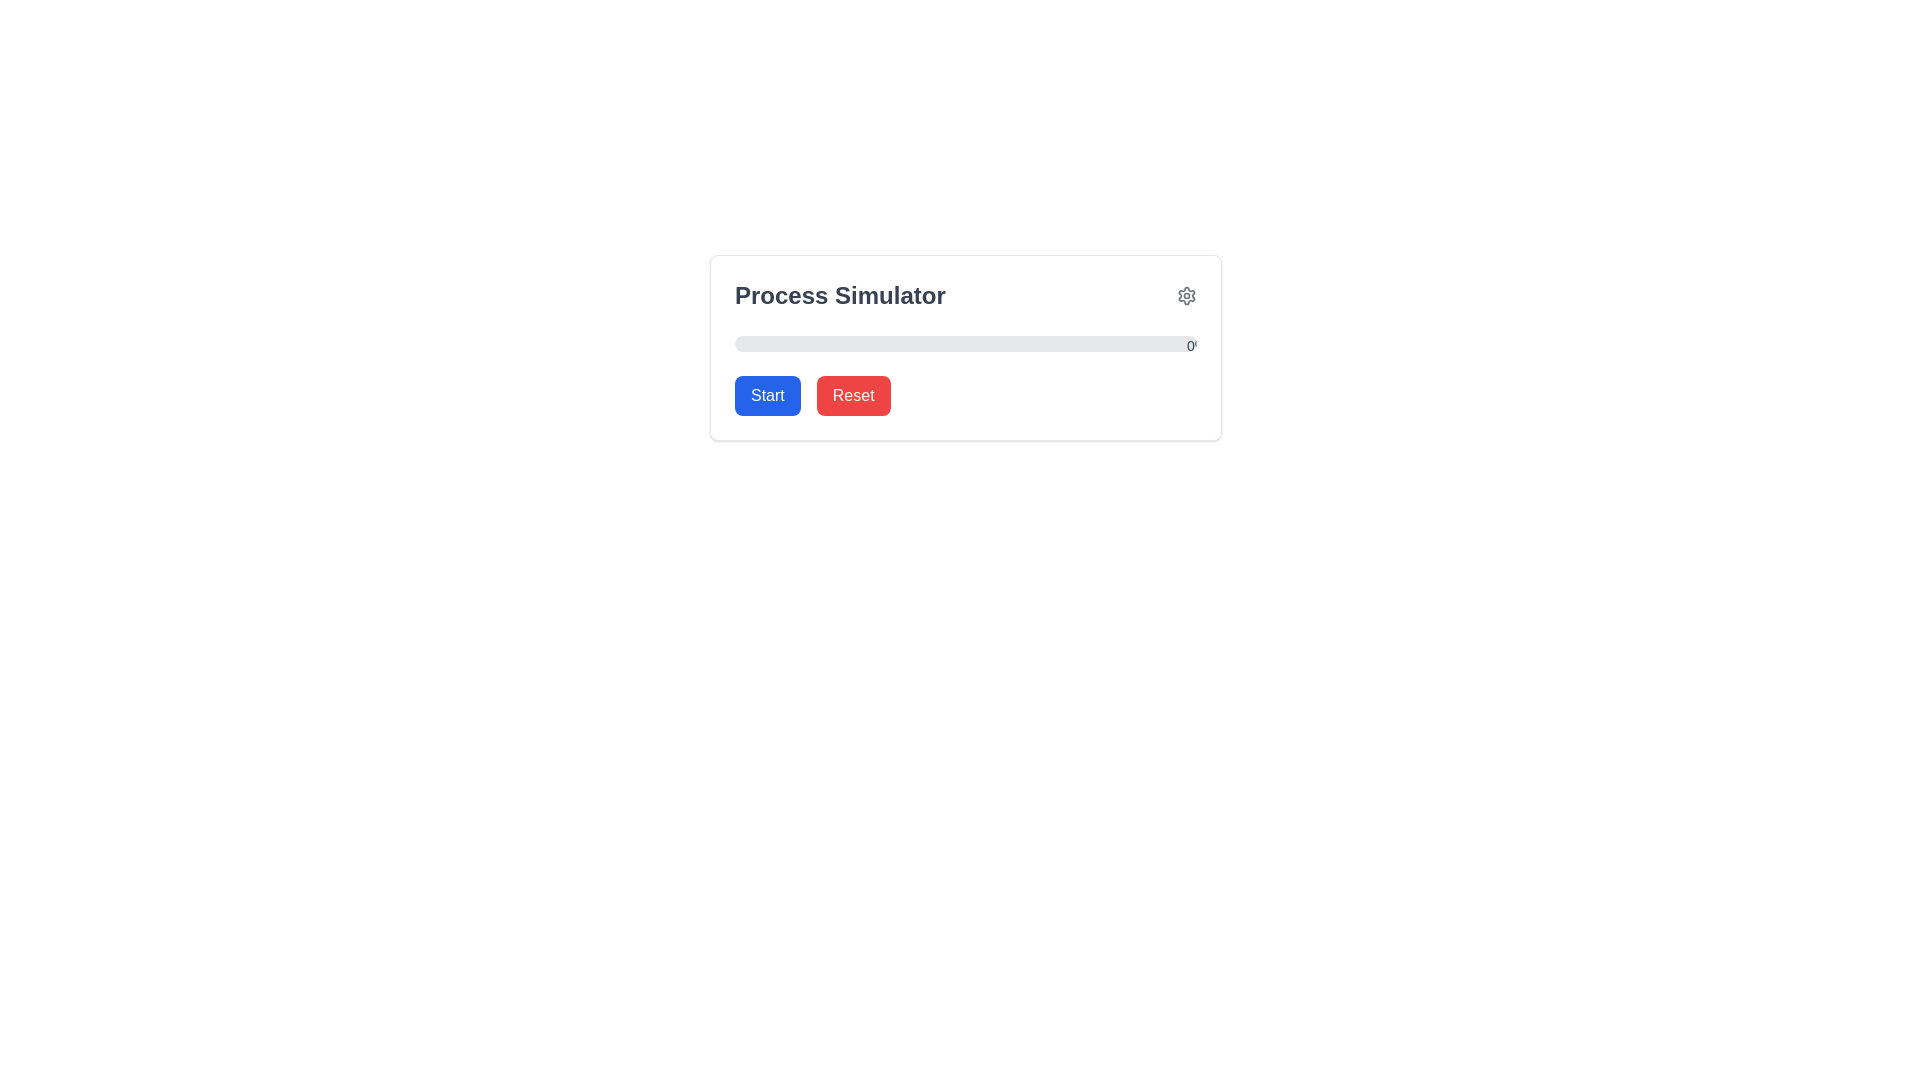 The width and height of the screenshot is (1920, 1080). Describe the element at coordinates (965, 342) in the screenshot. I see `the progress bar that is styled in gray with a blue-filled portion and displays '0%' centered, located below the 'Process Simulator' heading and above the 'Start' and 'Reset' buttons` at that location.